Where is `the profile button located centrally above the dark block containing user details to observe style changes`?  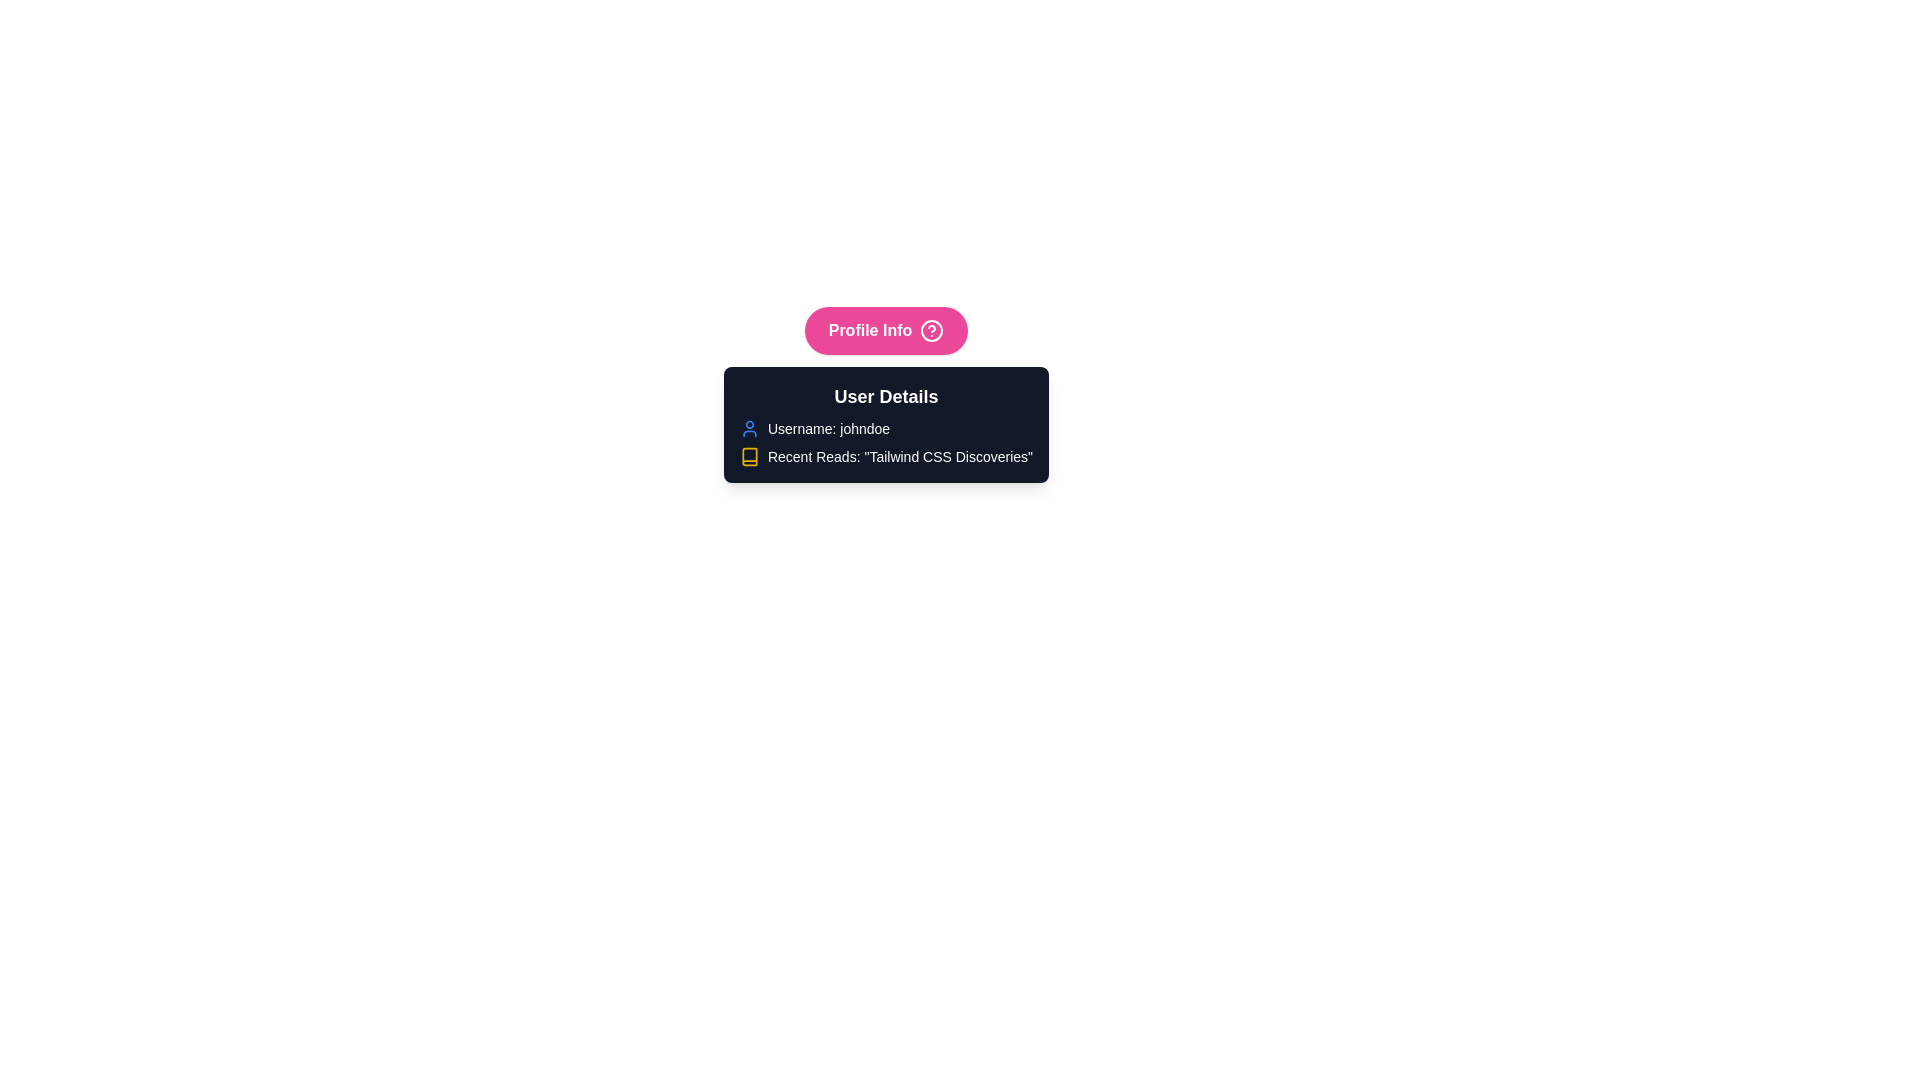 the profile button located centrally above the dark block containing user details to observe style changes is located at coordinates (885, 330).